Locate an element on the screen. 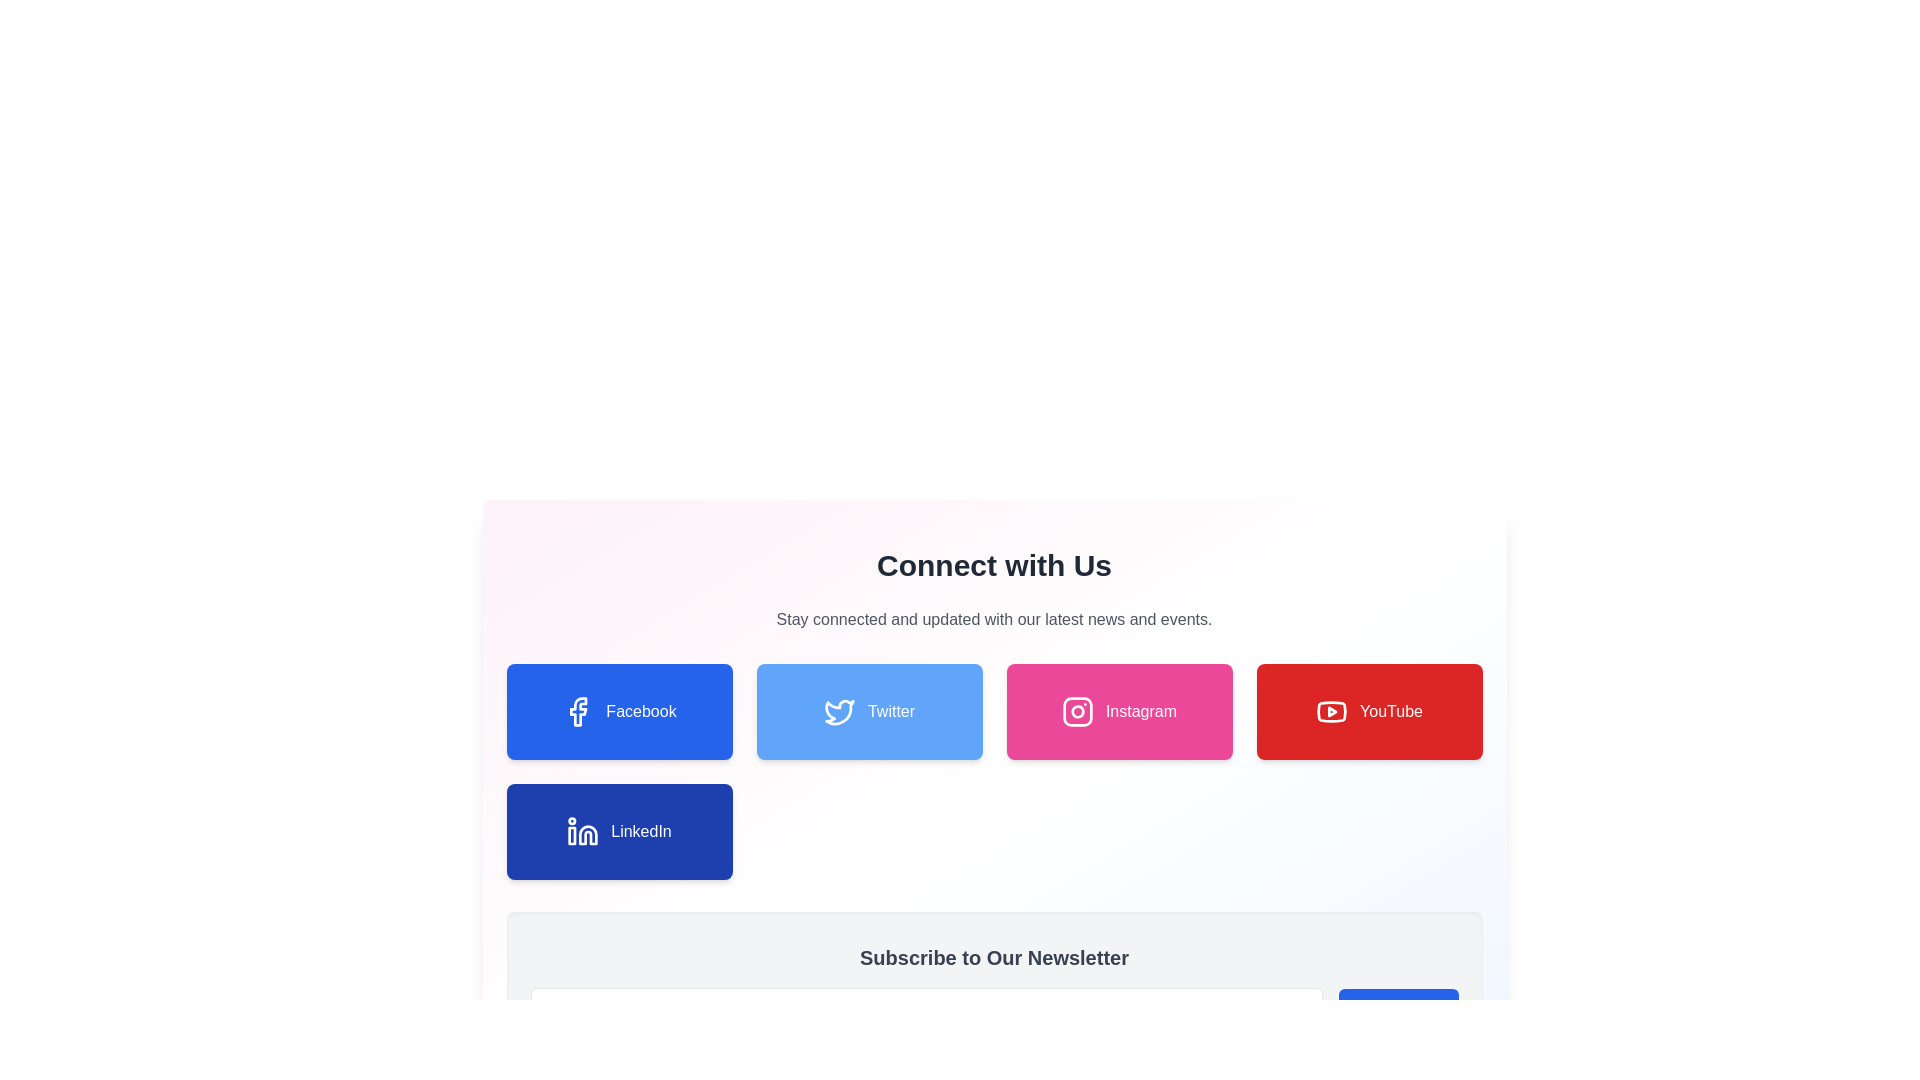 This screenshot has height=1080, width=1920. the Twitter icon, which is an abstract bird-shaped icon in light blue color located within a rectangular button labeled 'Twitter' at the top-center of the layout is located at coordinates (840, 711).